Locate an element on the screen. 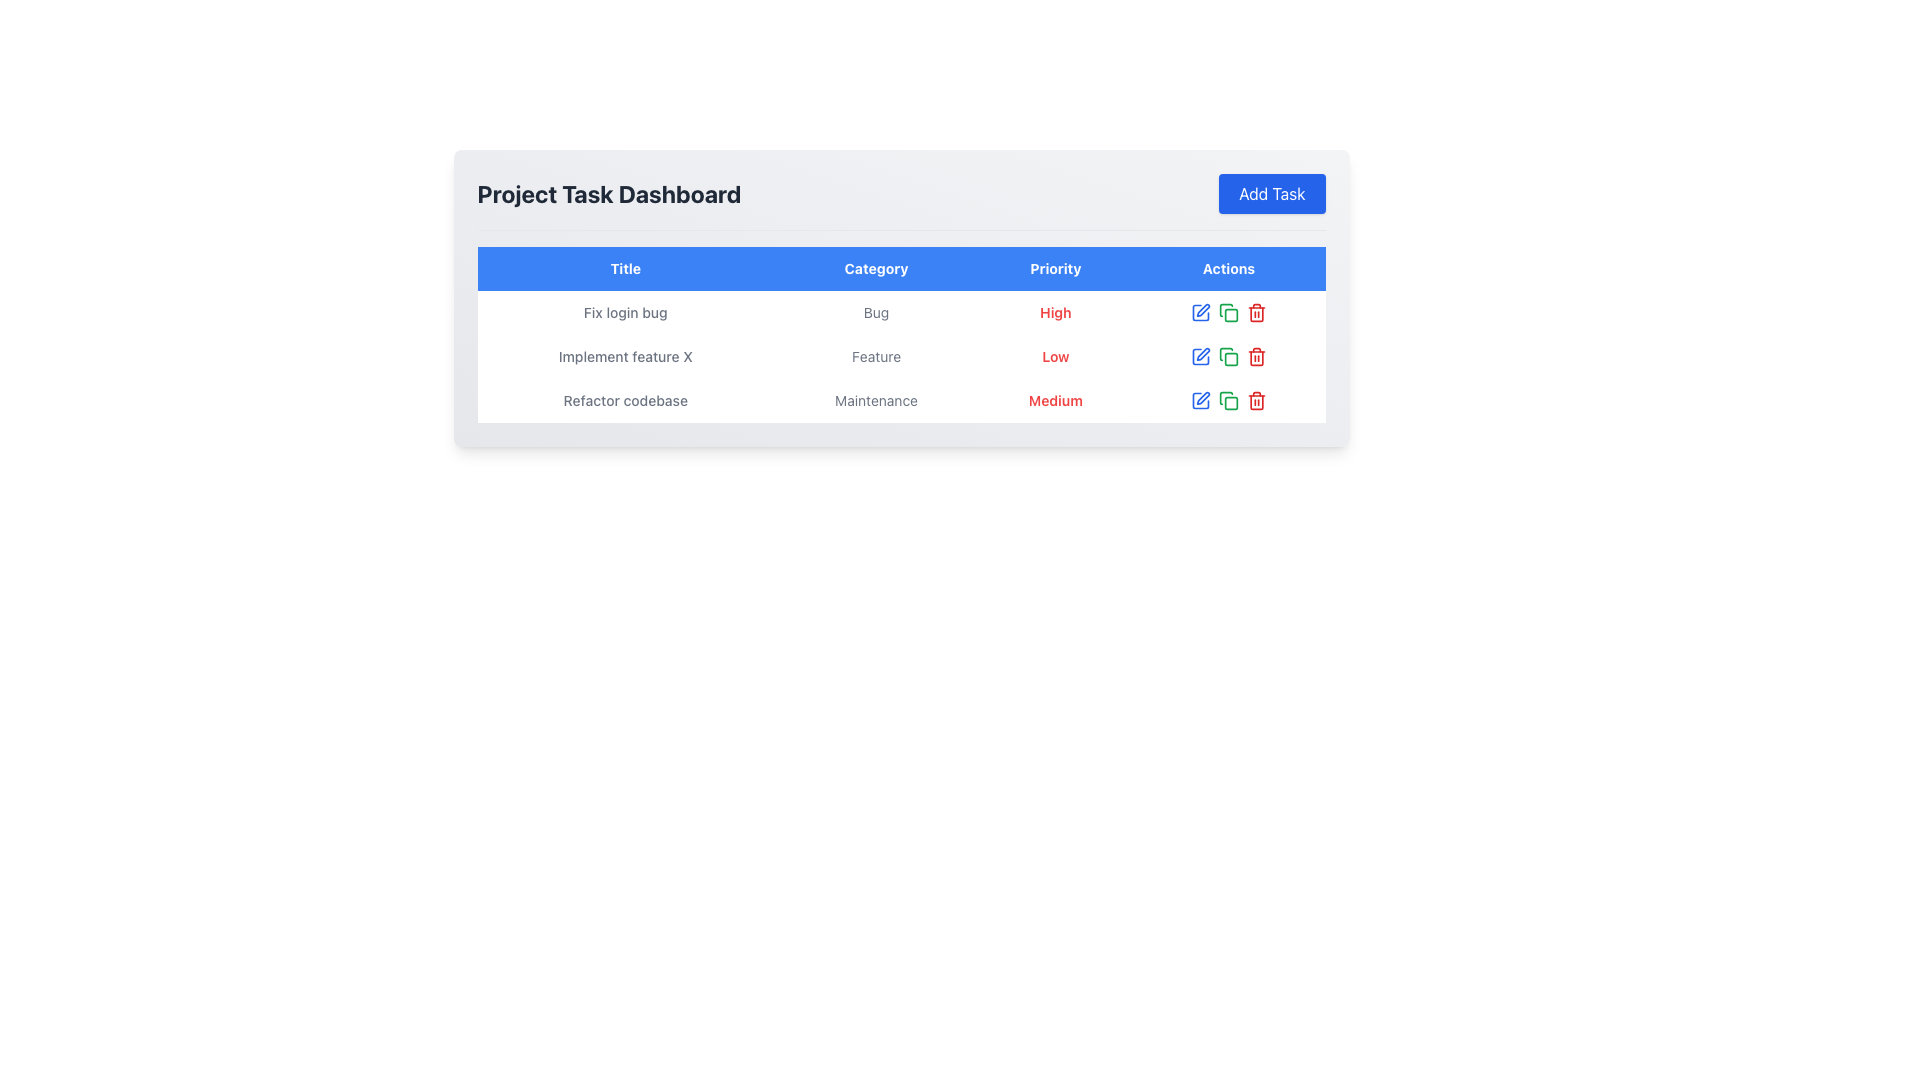 Image resolution: width=1920 pixels, height=1080 pixels. the green rectangular button resembling a sheet of paper located in the 'Actions' column of the last row of the table is located at coordinates (1227, 401).